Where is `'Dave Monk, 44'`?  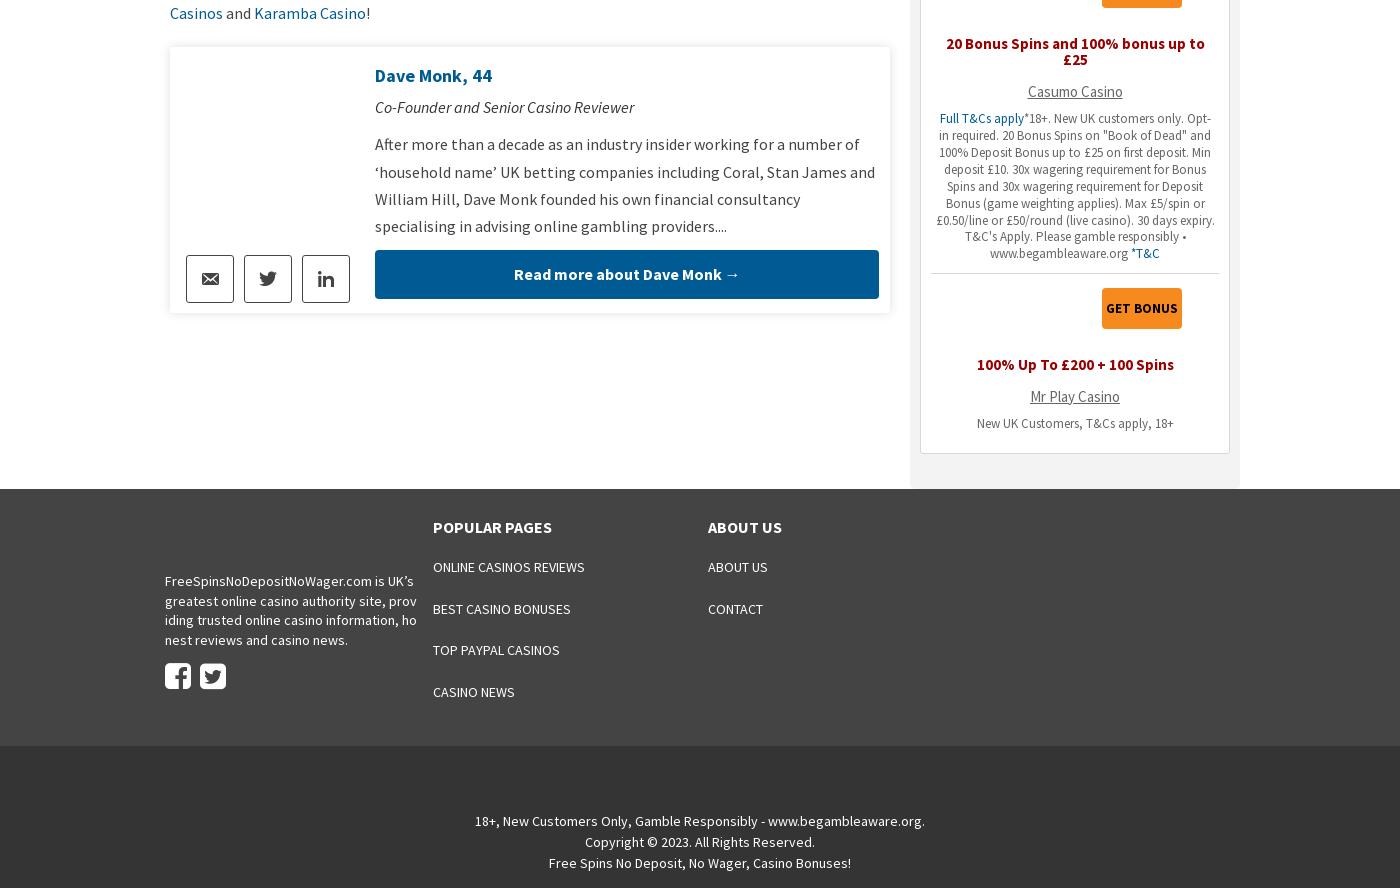 'Dave Monk, 44' is located at coordinates (433, 73).